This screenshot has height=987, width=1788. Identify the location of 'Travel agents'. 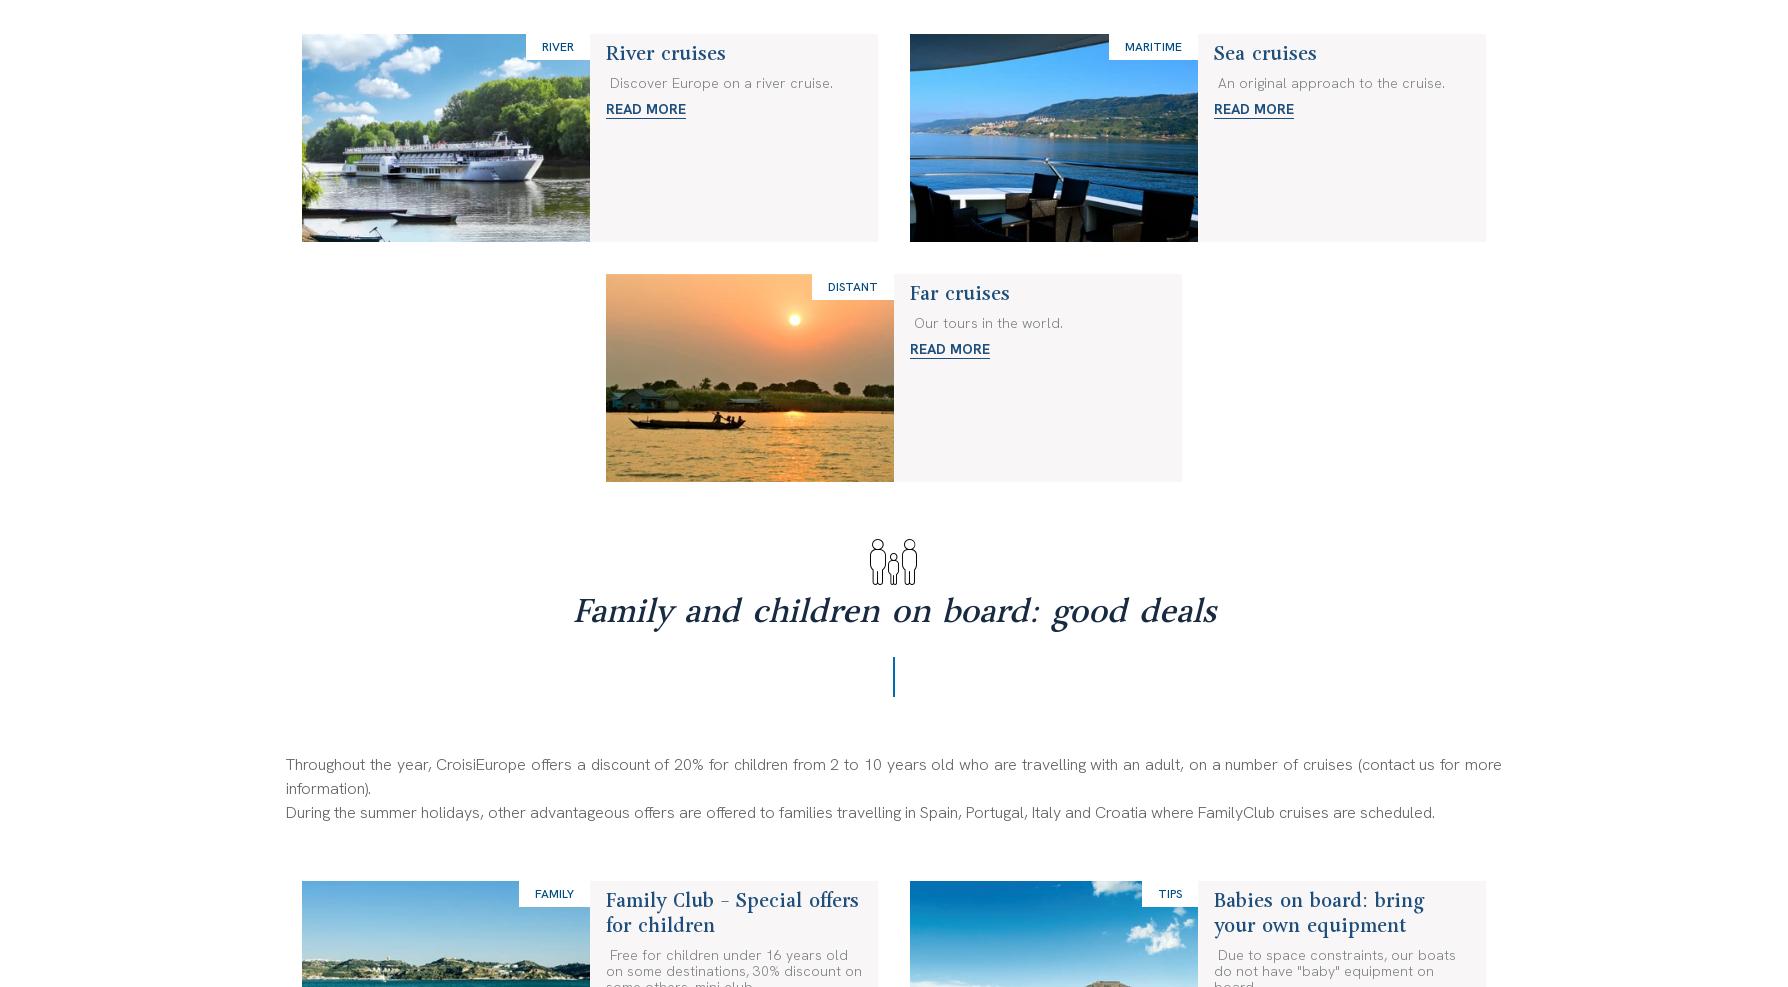
(894, 153).